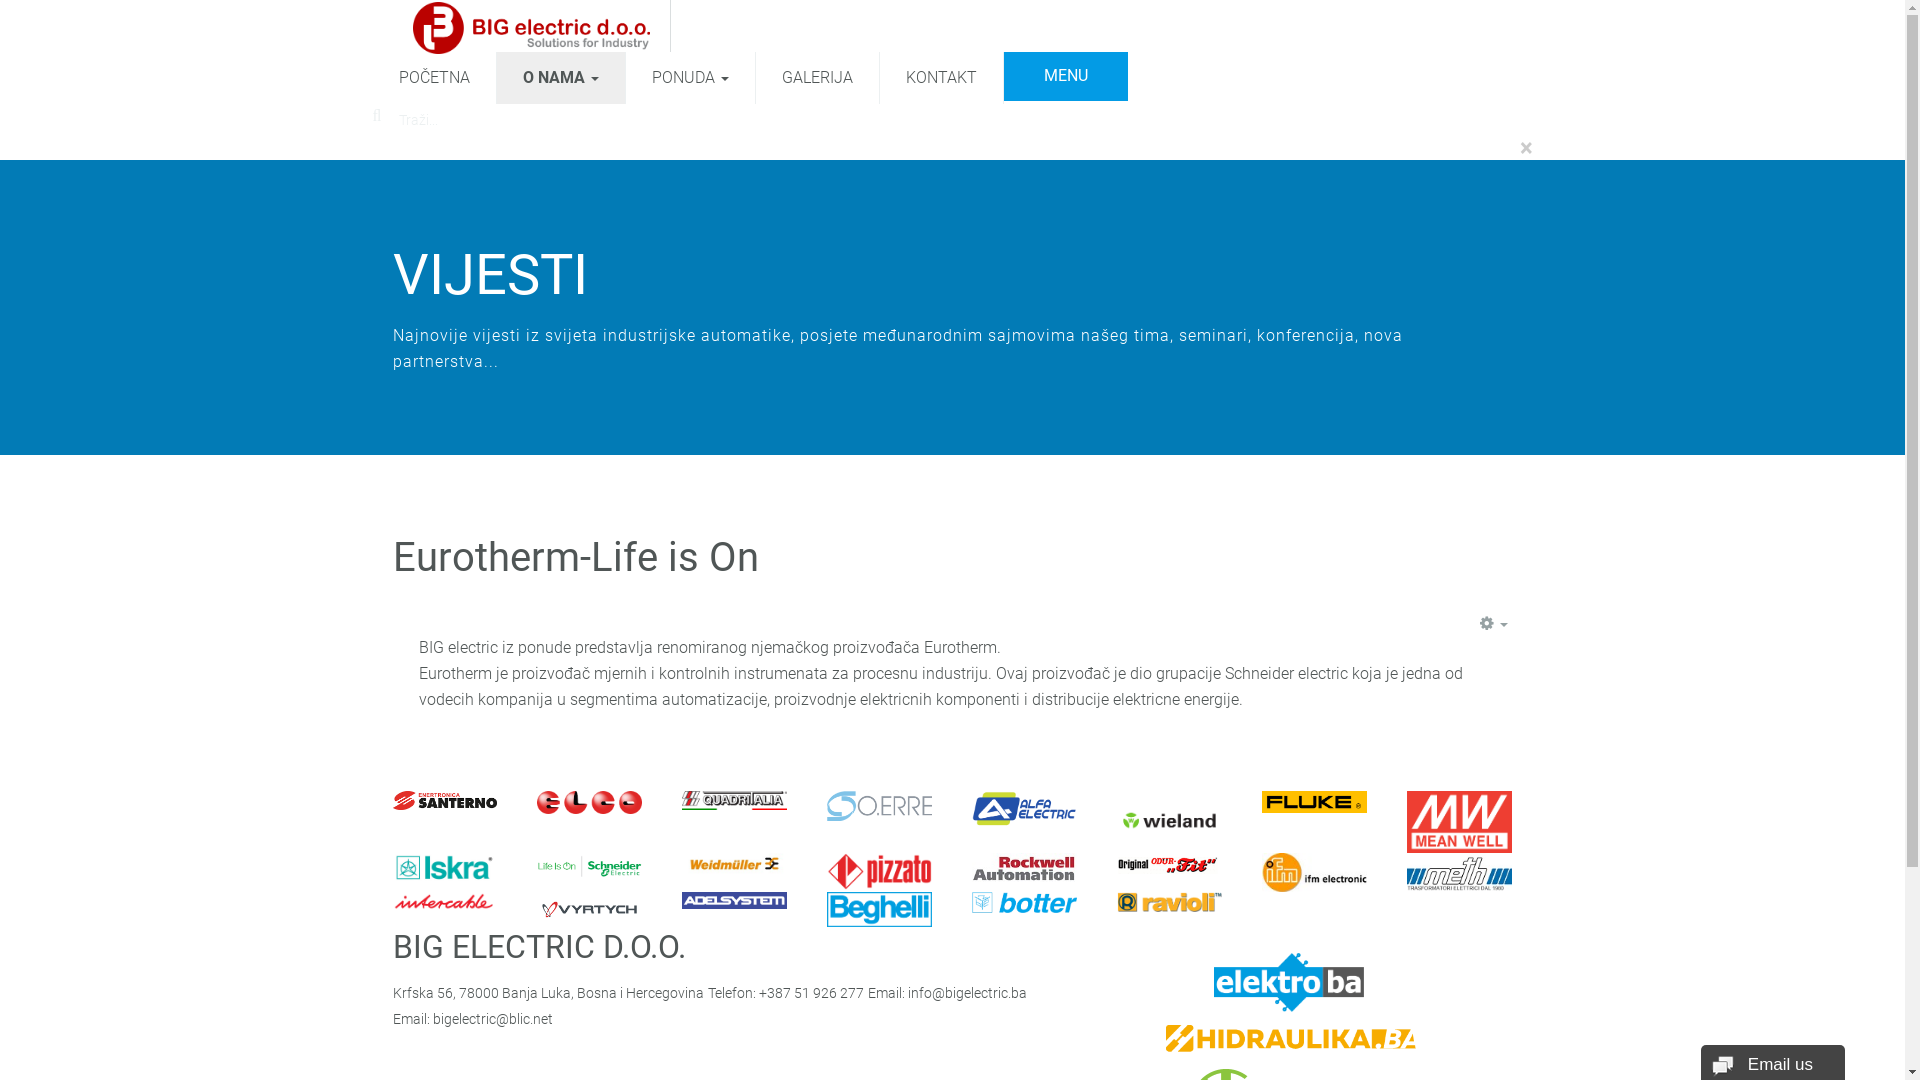 Image resolution: width=1920 pixels, height=1080 pixels. I want to click on 'Botter', so click(1024, 902).